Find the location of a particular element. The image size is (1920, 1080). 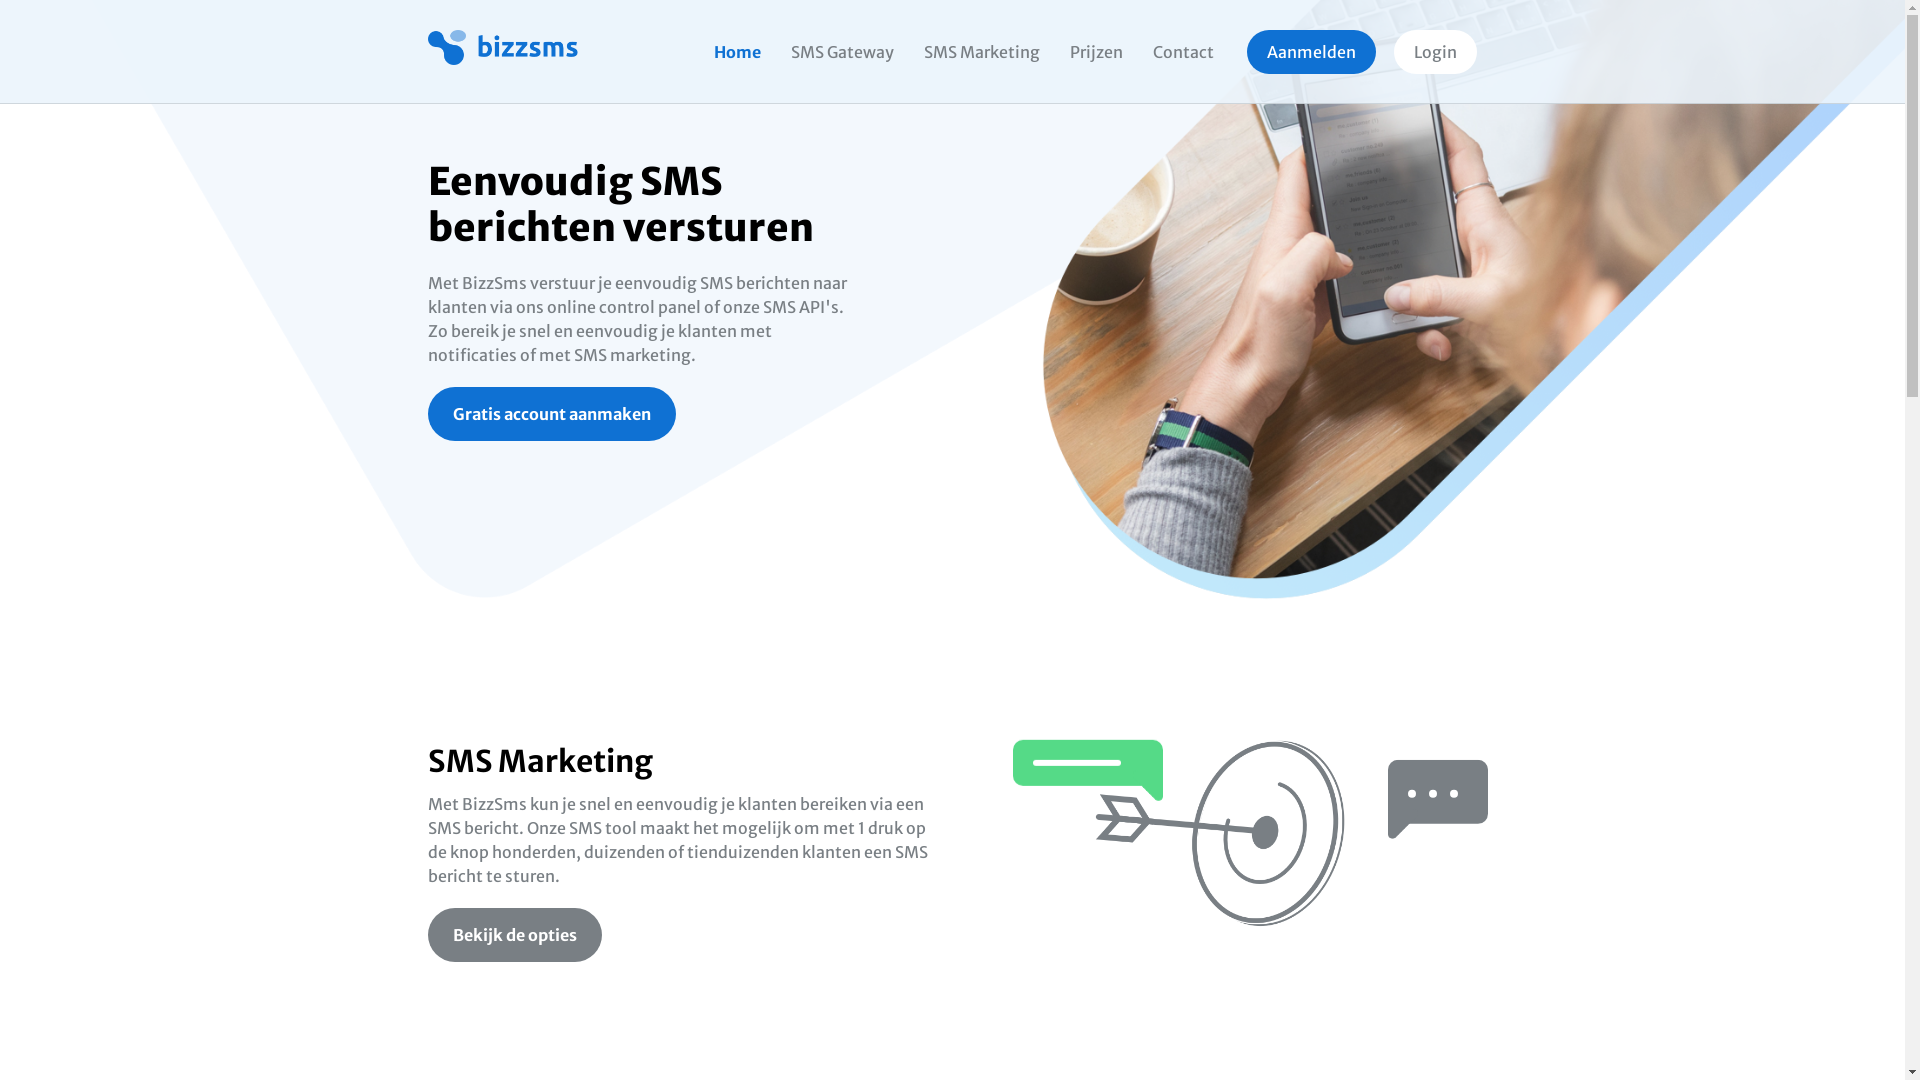

'SMS Gateway' is located at coordinates (775, 50).